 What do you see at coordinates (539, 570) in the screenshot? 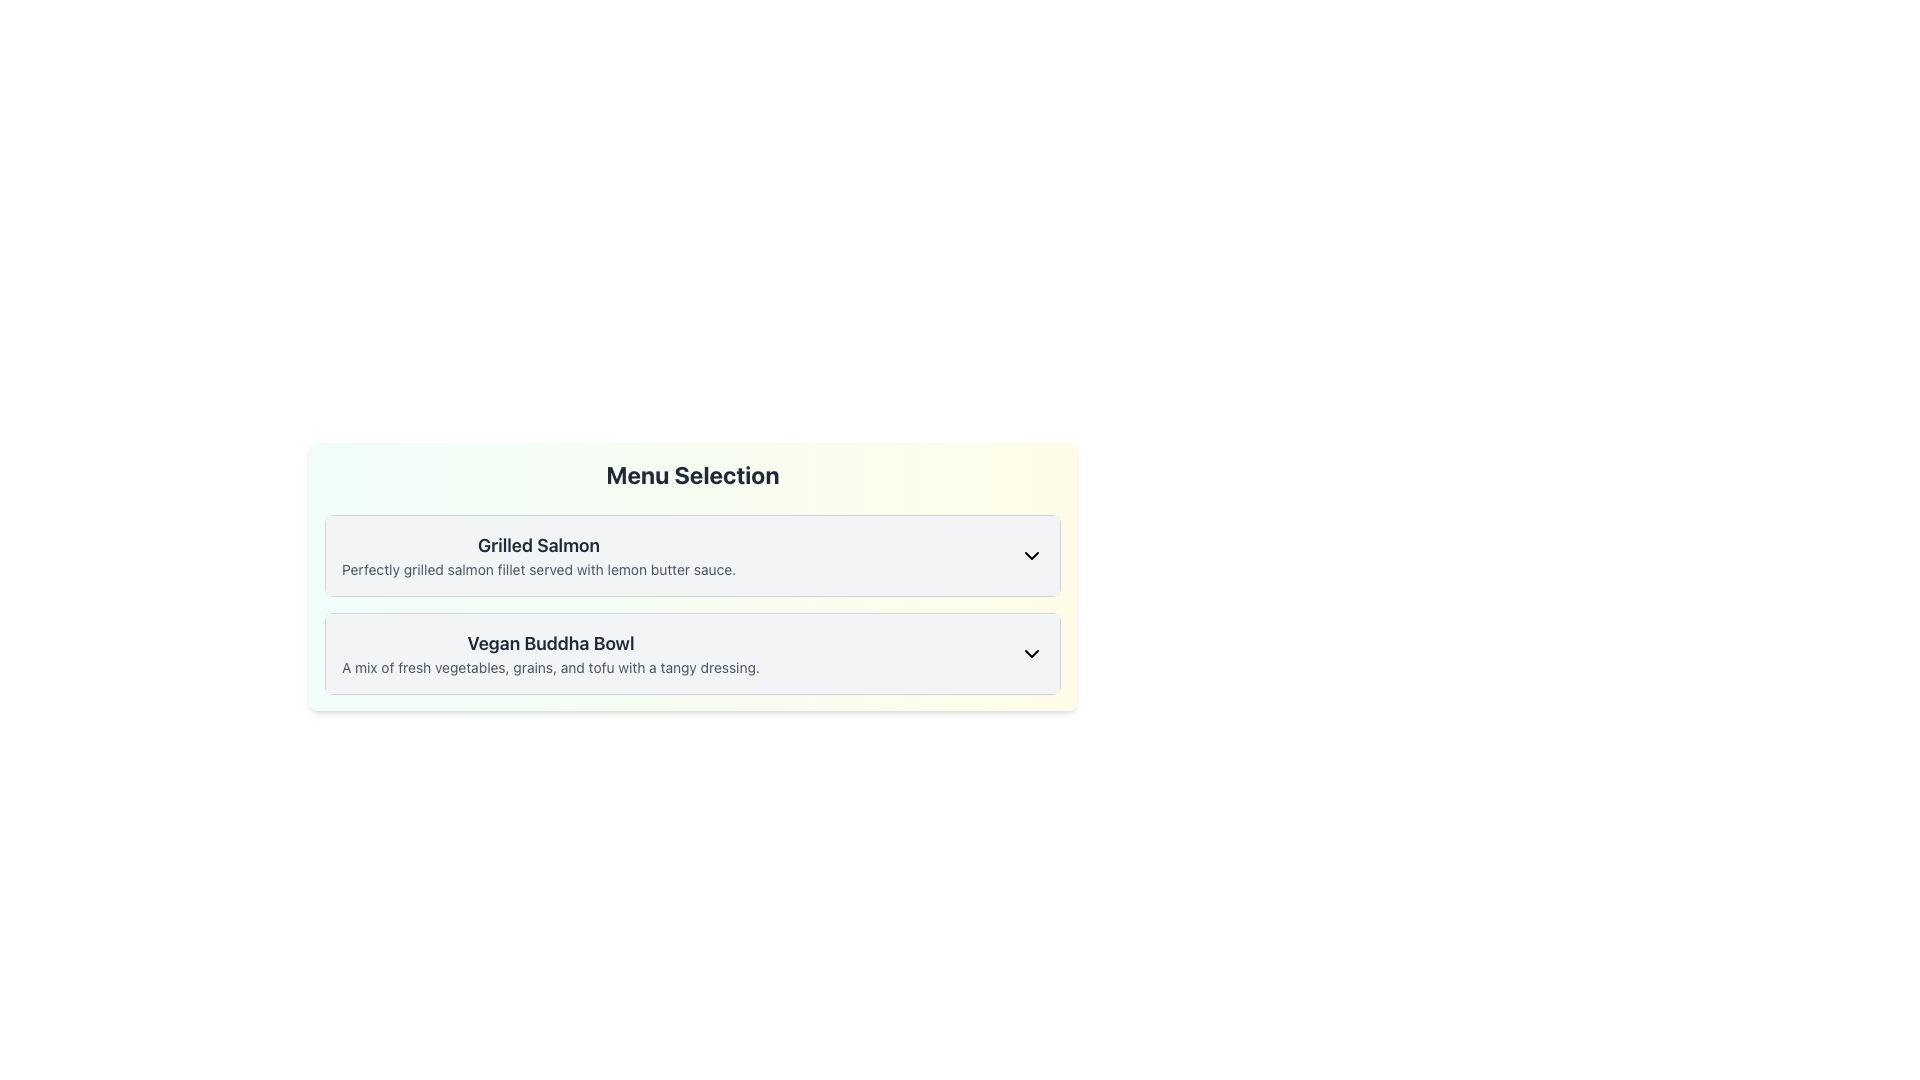
I see `the text label that reads 'Perfectly grilled salmon fillet served with lemon butter sauce.' which is styled in a small, gray font and located below the title 'Grilled Salmon' in the Menu Selection section` at bounding box center [539, 570].